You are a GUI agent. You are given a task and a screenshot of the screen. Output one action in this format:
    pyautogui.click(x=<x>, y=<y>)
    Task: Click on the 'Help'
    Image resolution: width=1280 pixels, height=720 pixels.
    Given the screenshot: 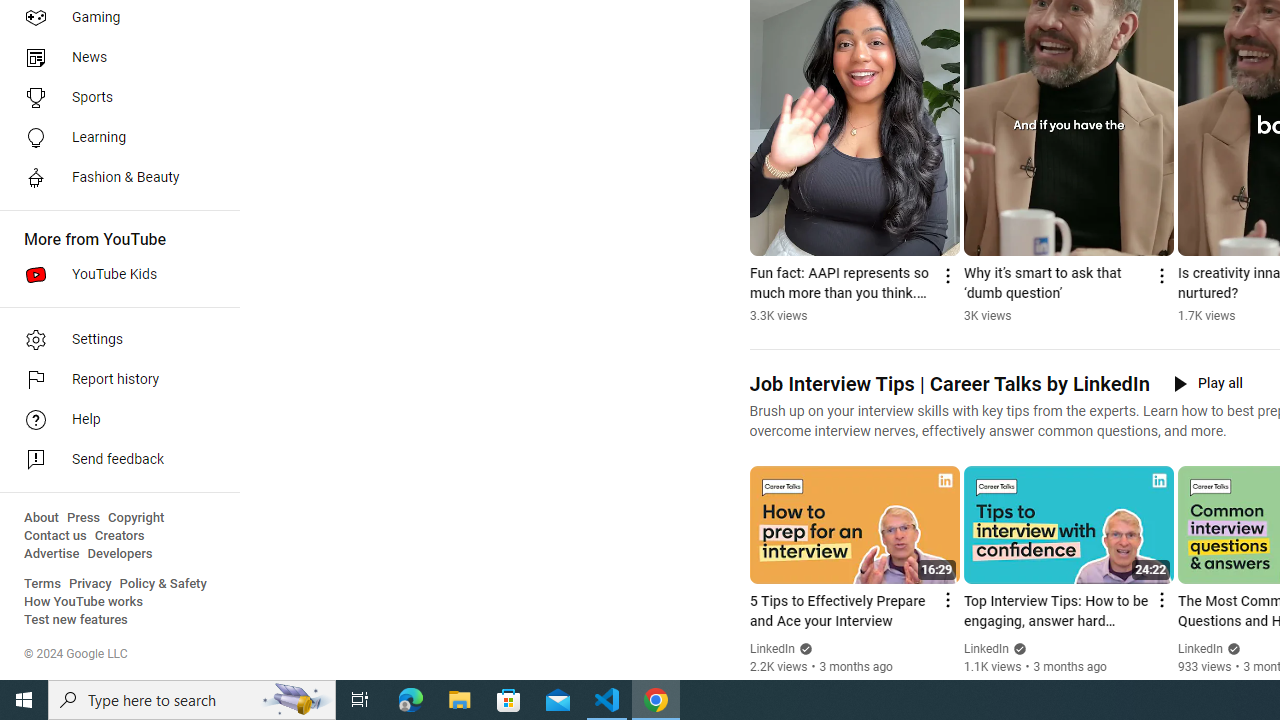 What is the action you would take?
    pyautogui.click(x=112, y=419)
    